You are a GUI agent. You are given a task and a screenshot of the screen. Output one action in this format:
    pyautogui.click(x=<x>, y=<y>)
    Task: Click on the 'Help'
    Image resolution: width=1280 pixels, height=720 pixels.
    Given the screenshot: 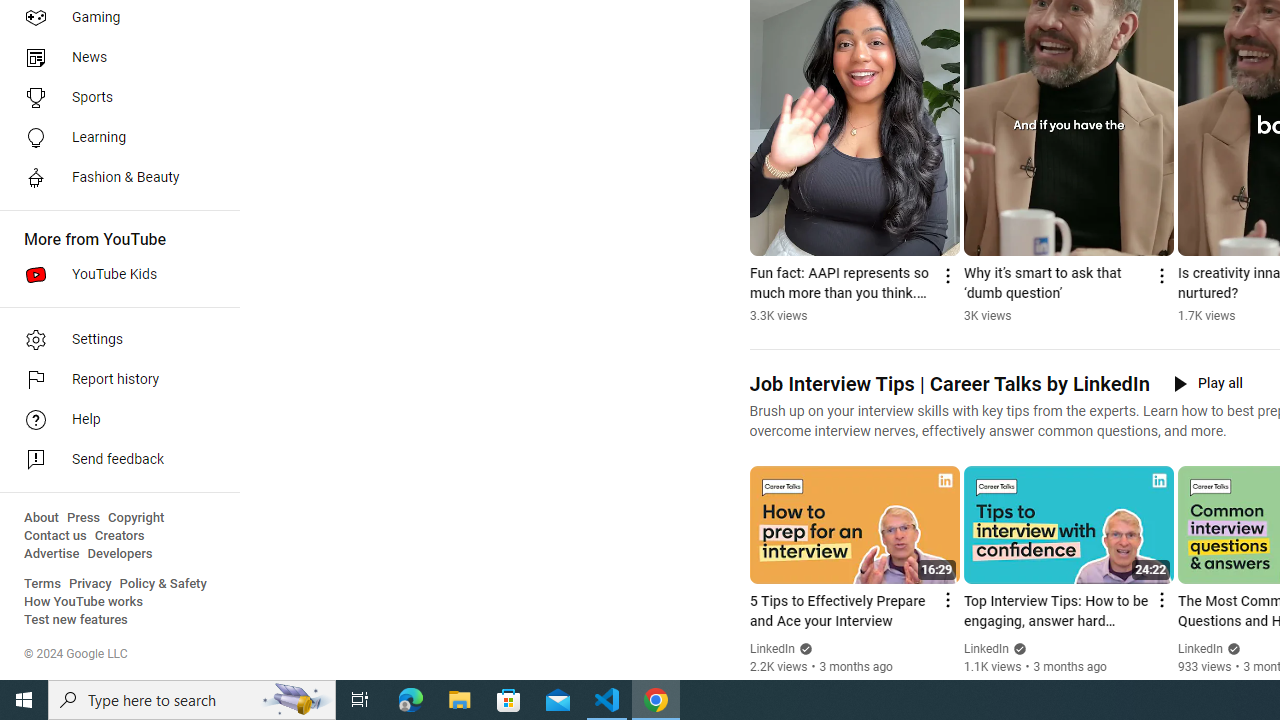 What is the action you would take?
    pyautogui.click(x=112, y=419)
    